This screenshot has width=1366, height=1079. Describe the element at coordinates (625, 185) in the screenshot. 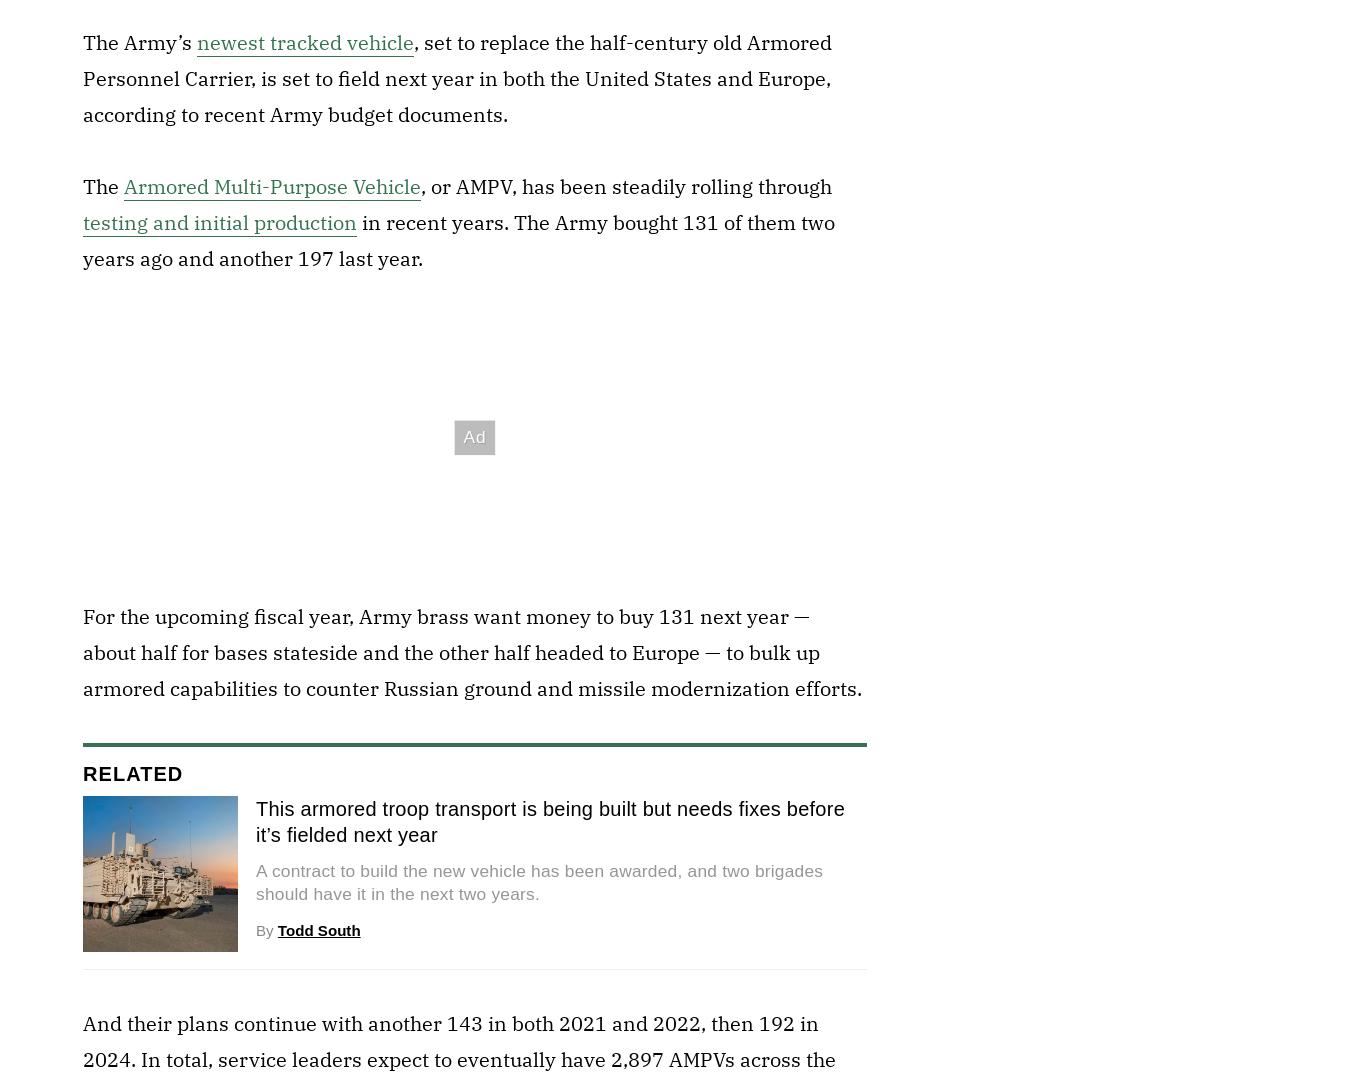

I see `', or AMPV, has been steadily rolling through'` at that location.